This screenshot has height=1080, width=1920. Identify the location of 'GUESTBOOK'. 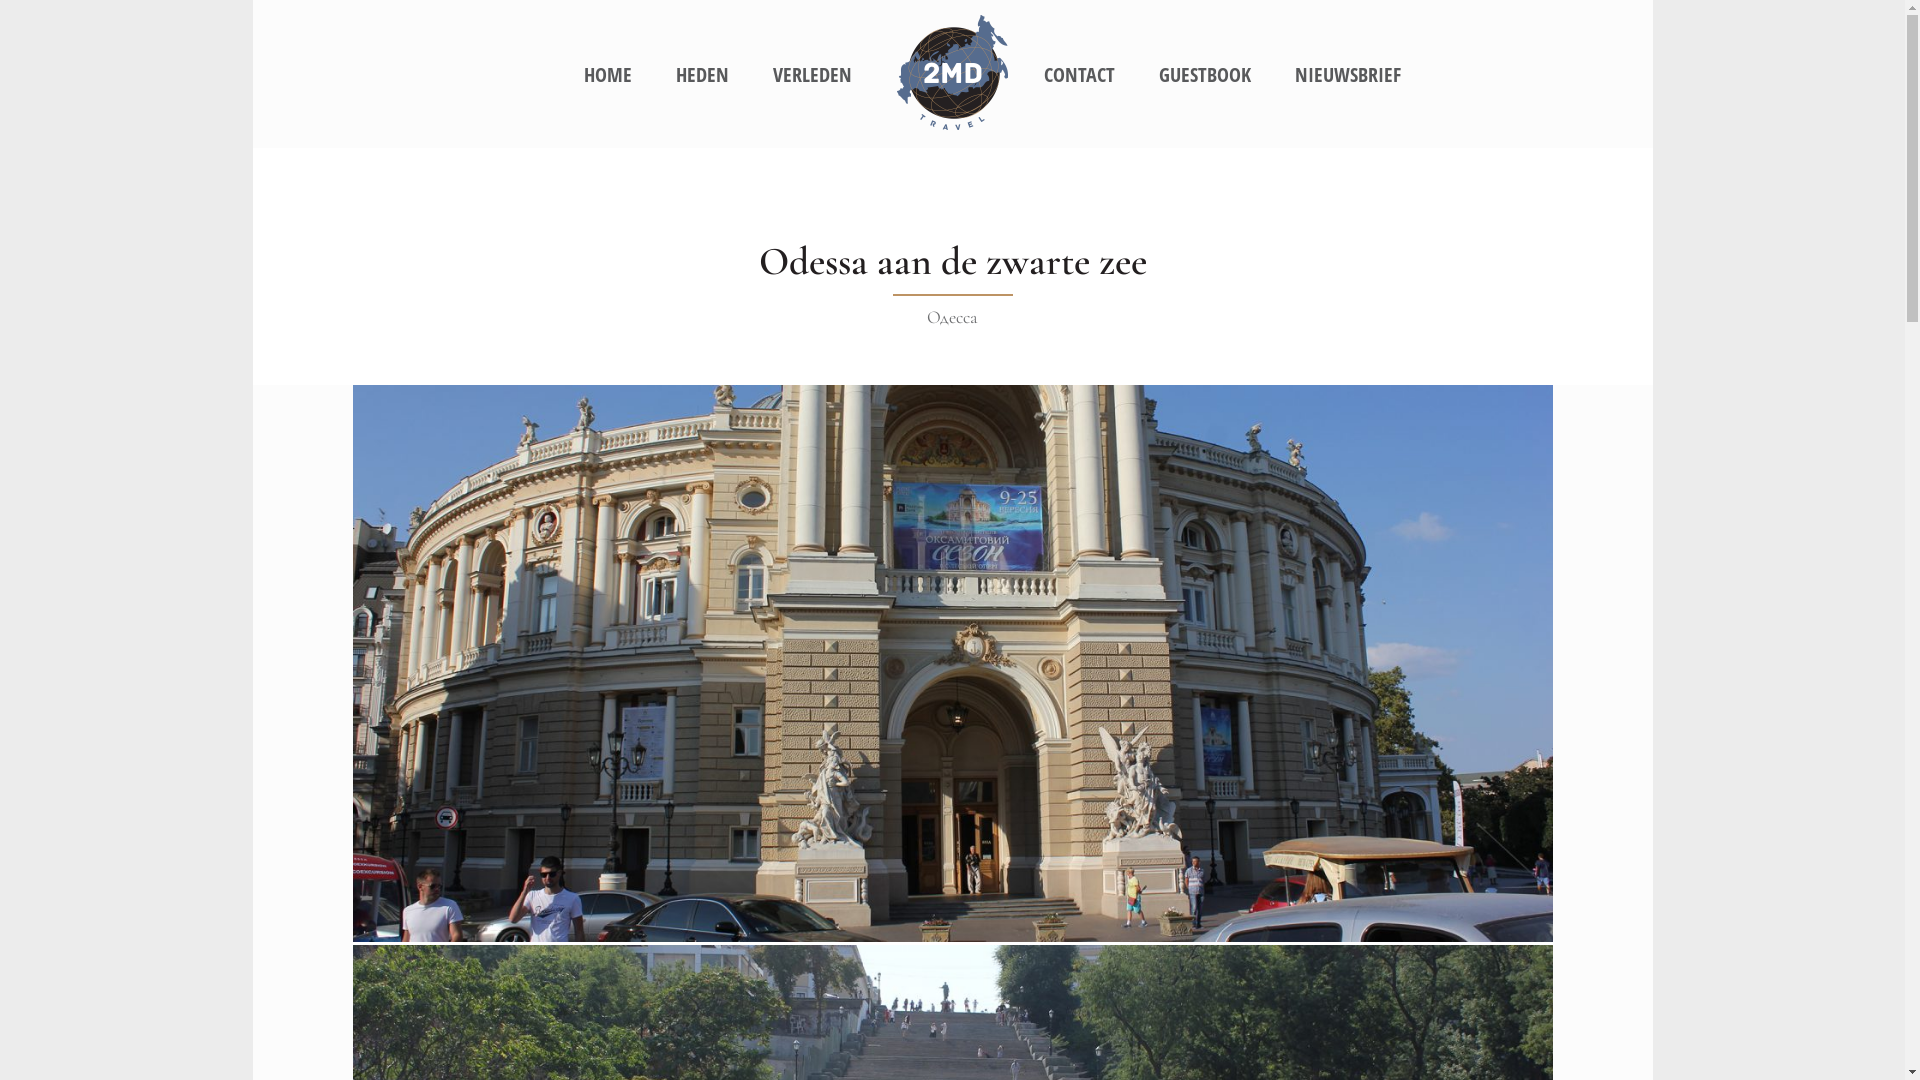
(1203, 74).